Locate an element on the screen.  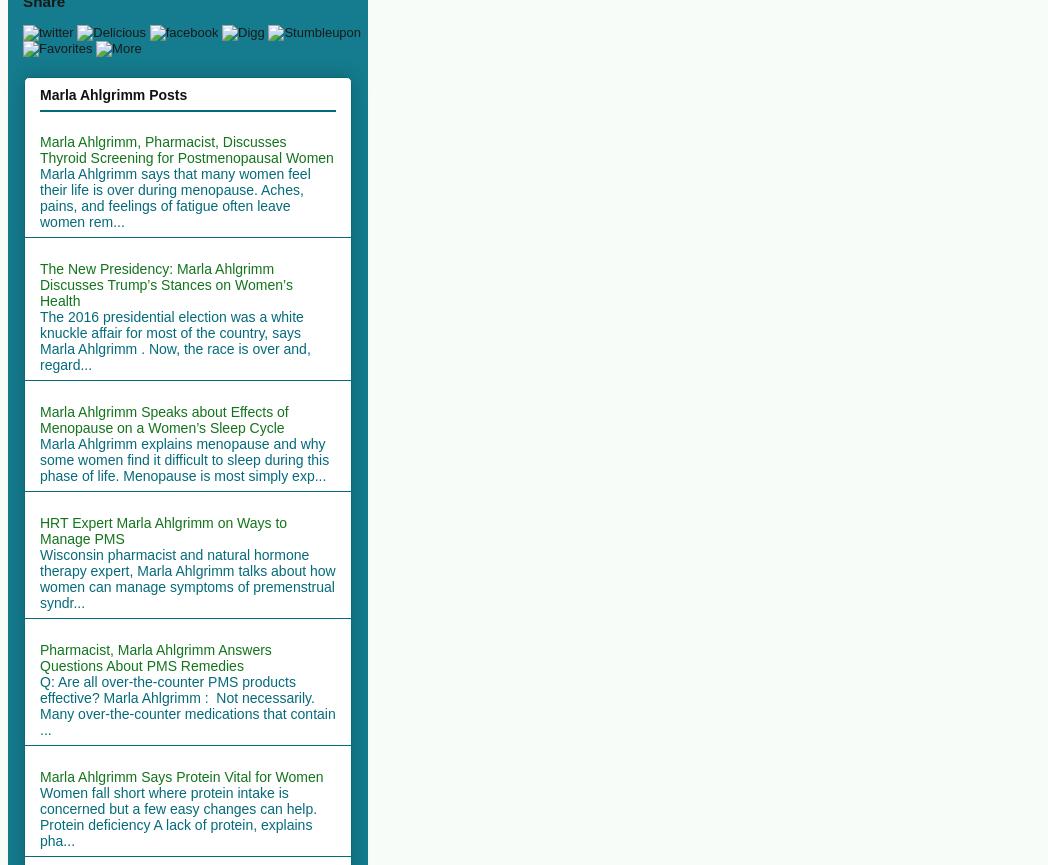
'Marla Ahlgrimm Speaks about Effects of Menopause on a Women’s Sleep Cycle' is located at coordinates (39, 419).